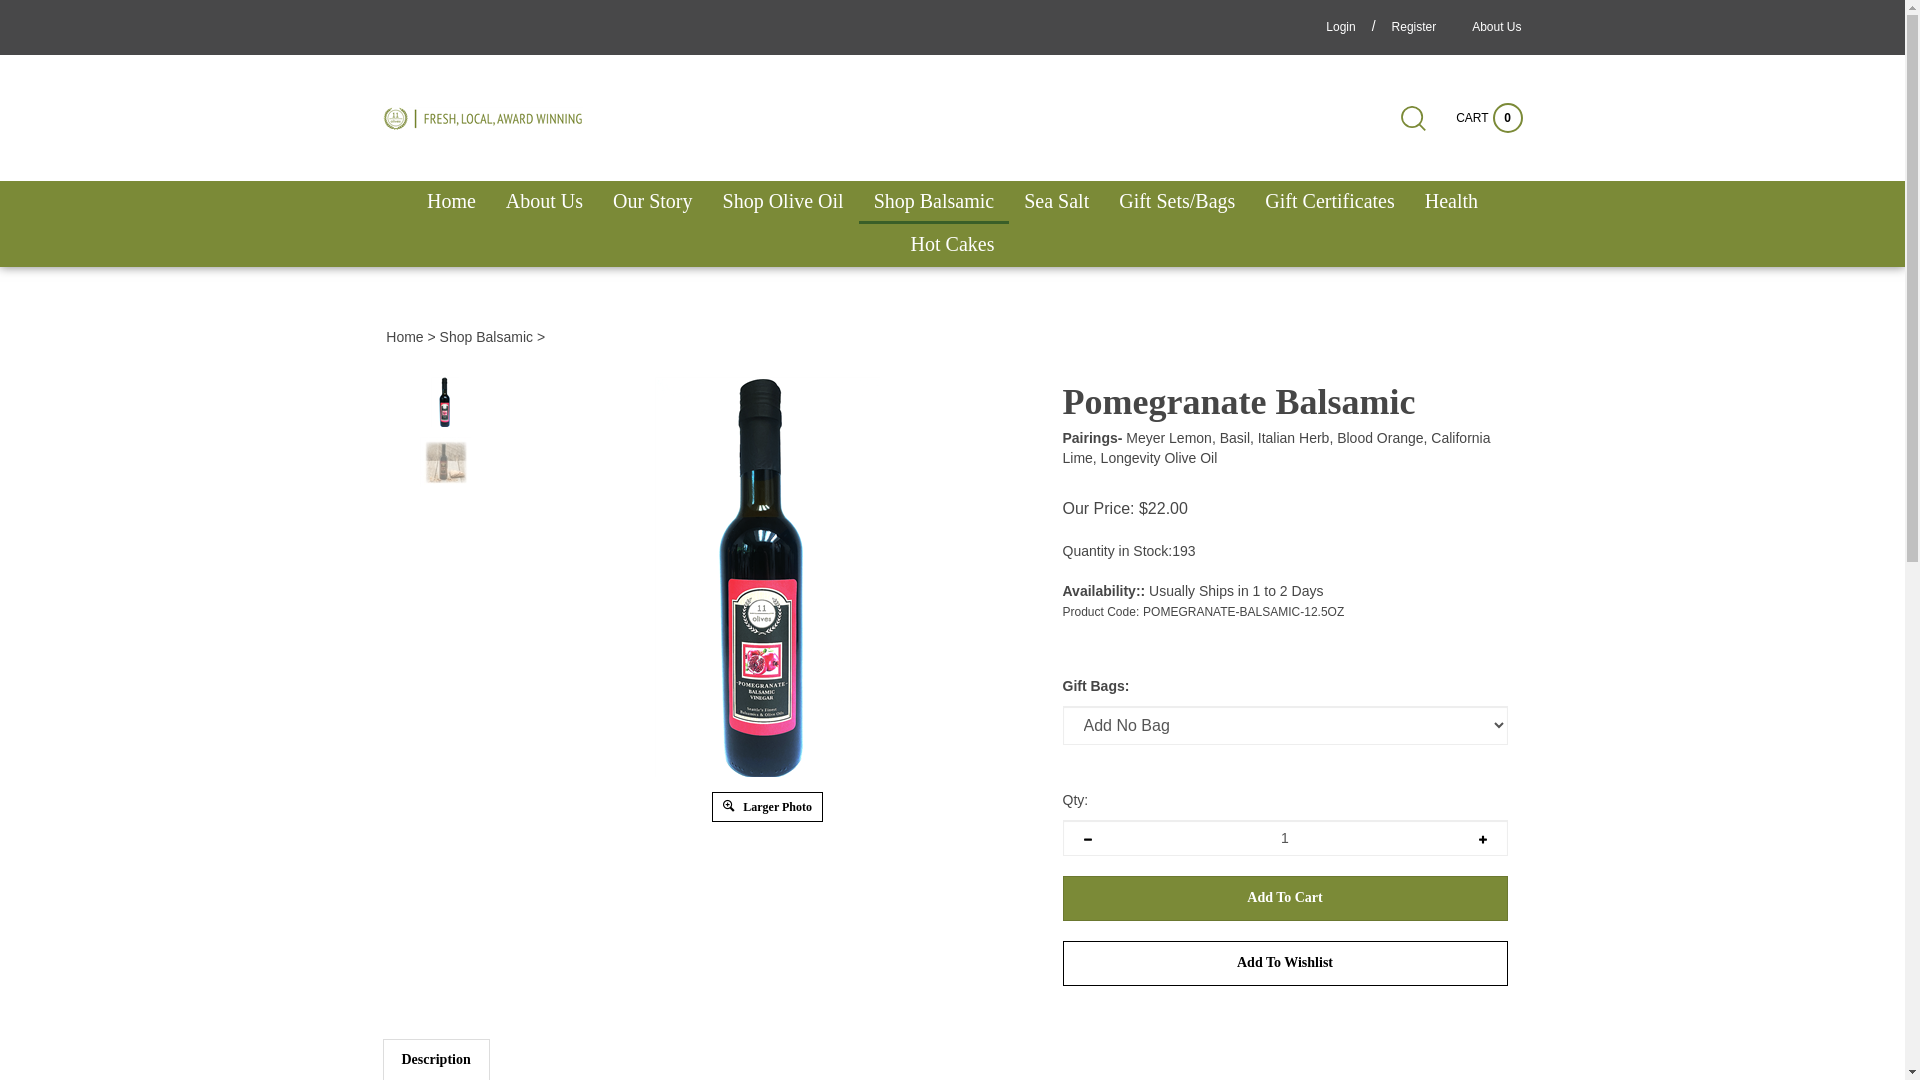 The width and height of the screenshot is (1920, 1080). I want to click on 'minus', so click(1085, 837).